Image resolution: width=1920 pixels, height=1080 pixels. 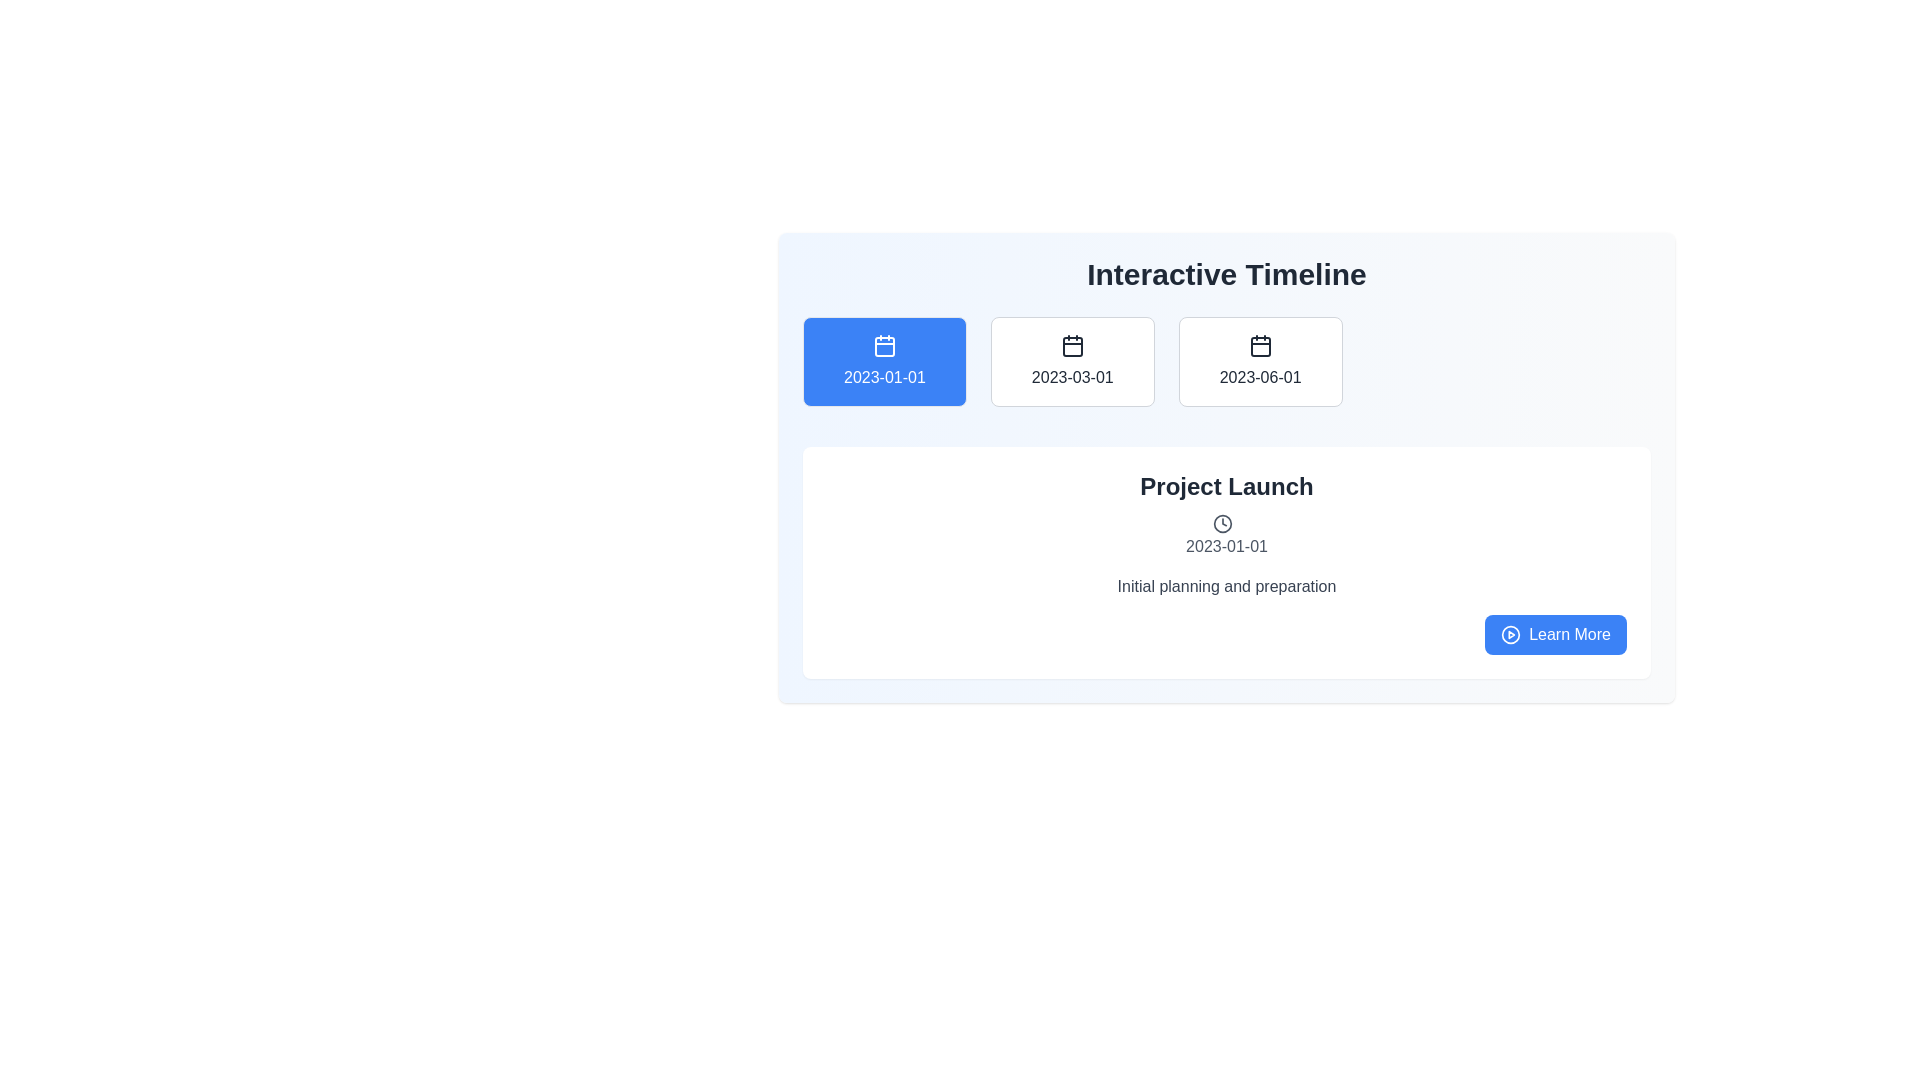 What do you see at coordinates (1222, 522) in the screenshot?
I see `the SVG circle element that represents the clock face, which is styled to match the theme and is located near the 'Project Launch 2023-01-01' text` at bounding box center [1222, 522].